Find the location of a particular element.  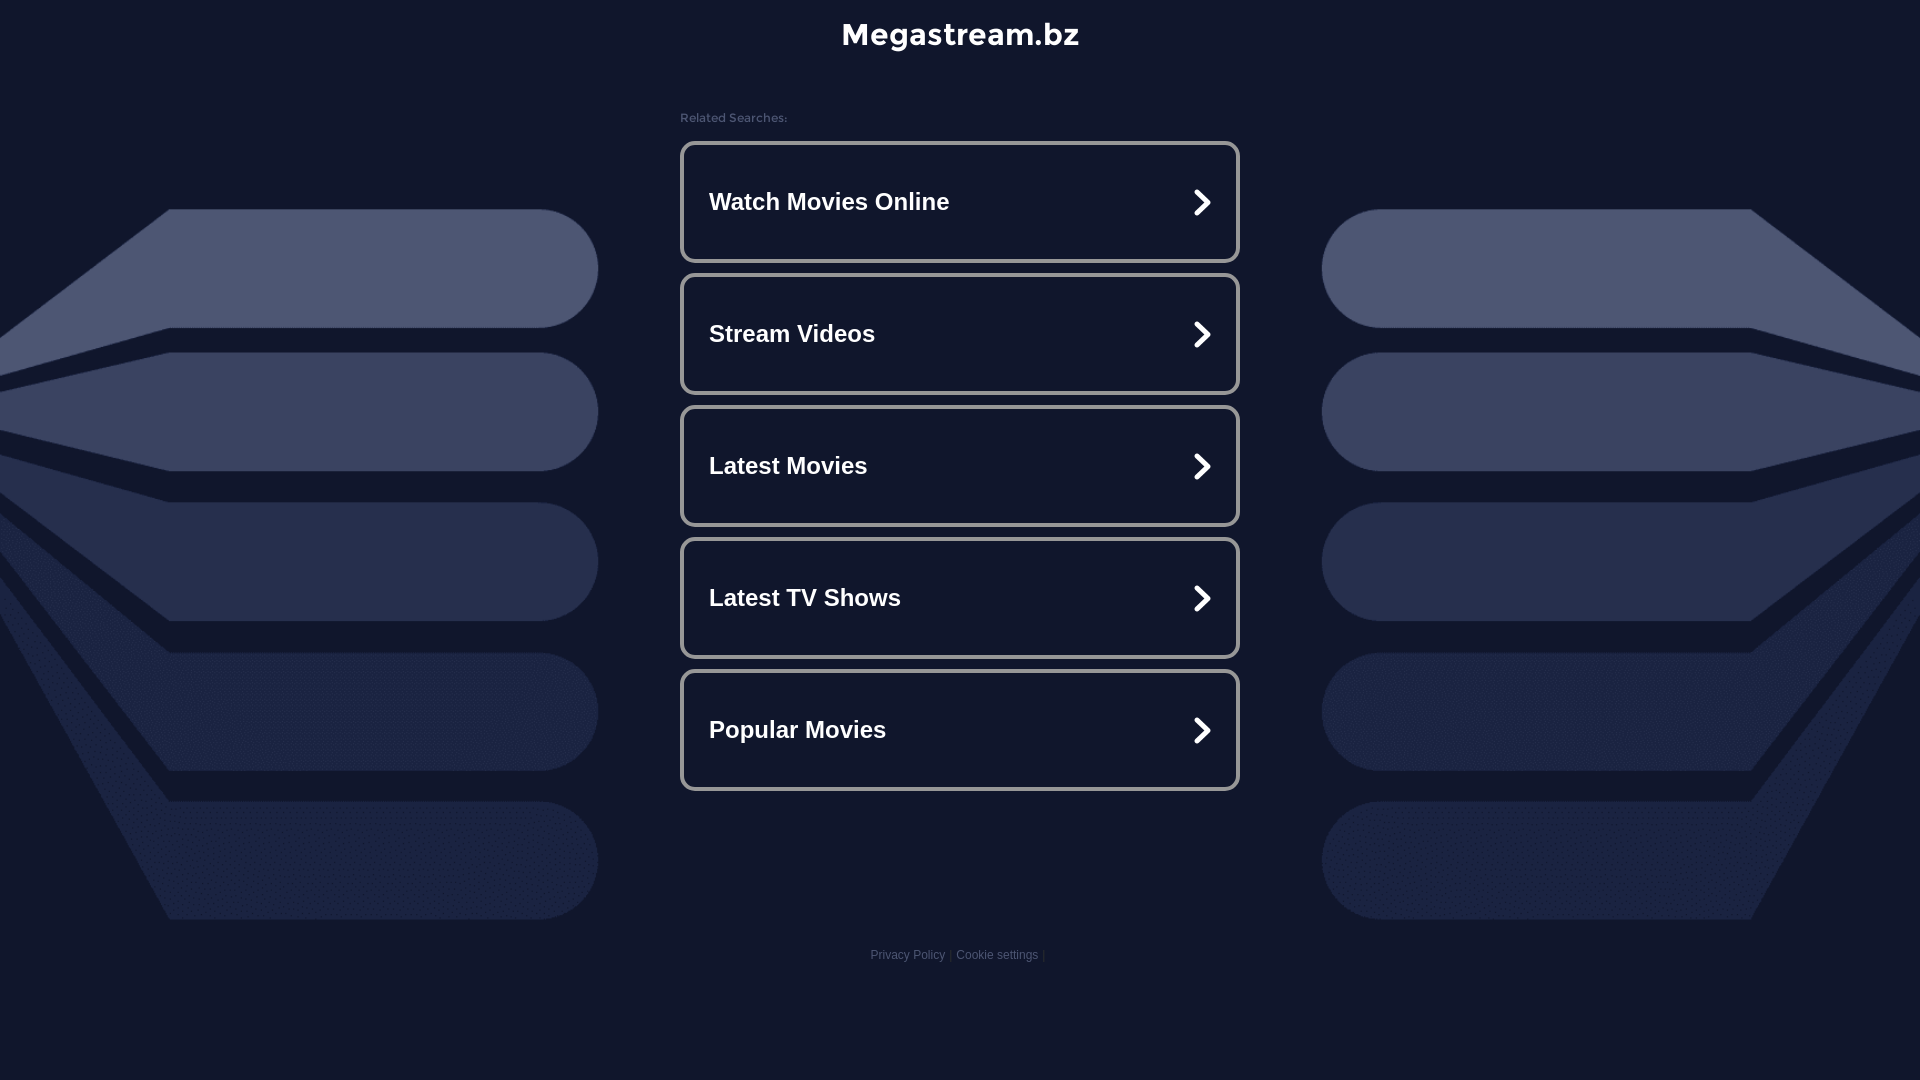

'Stream Videos' is located at coordinates (960, 333).